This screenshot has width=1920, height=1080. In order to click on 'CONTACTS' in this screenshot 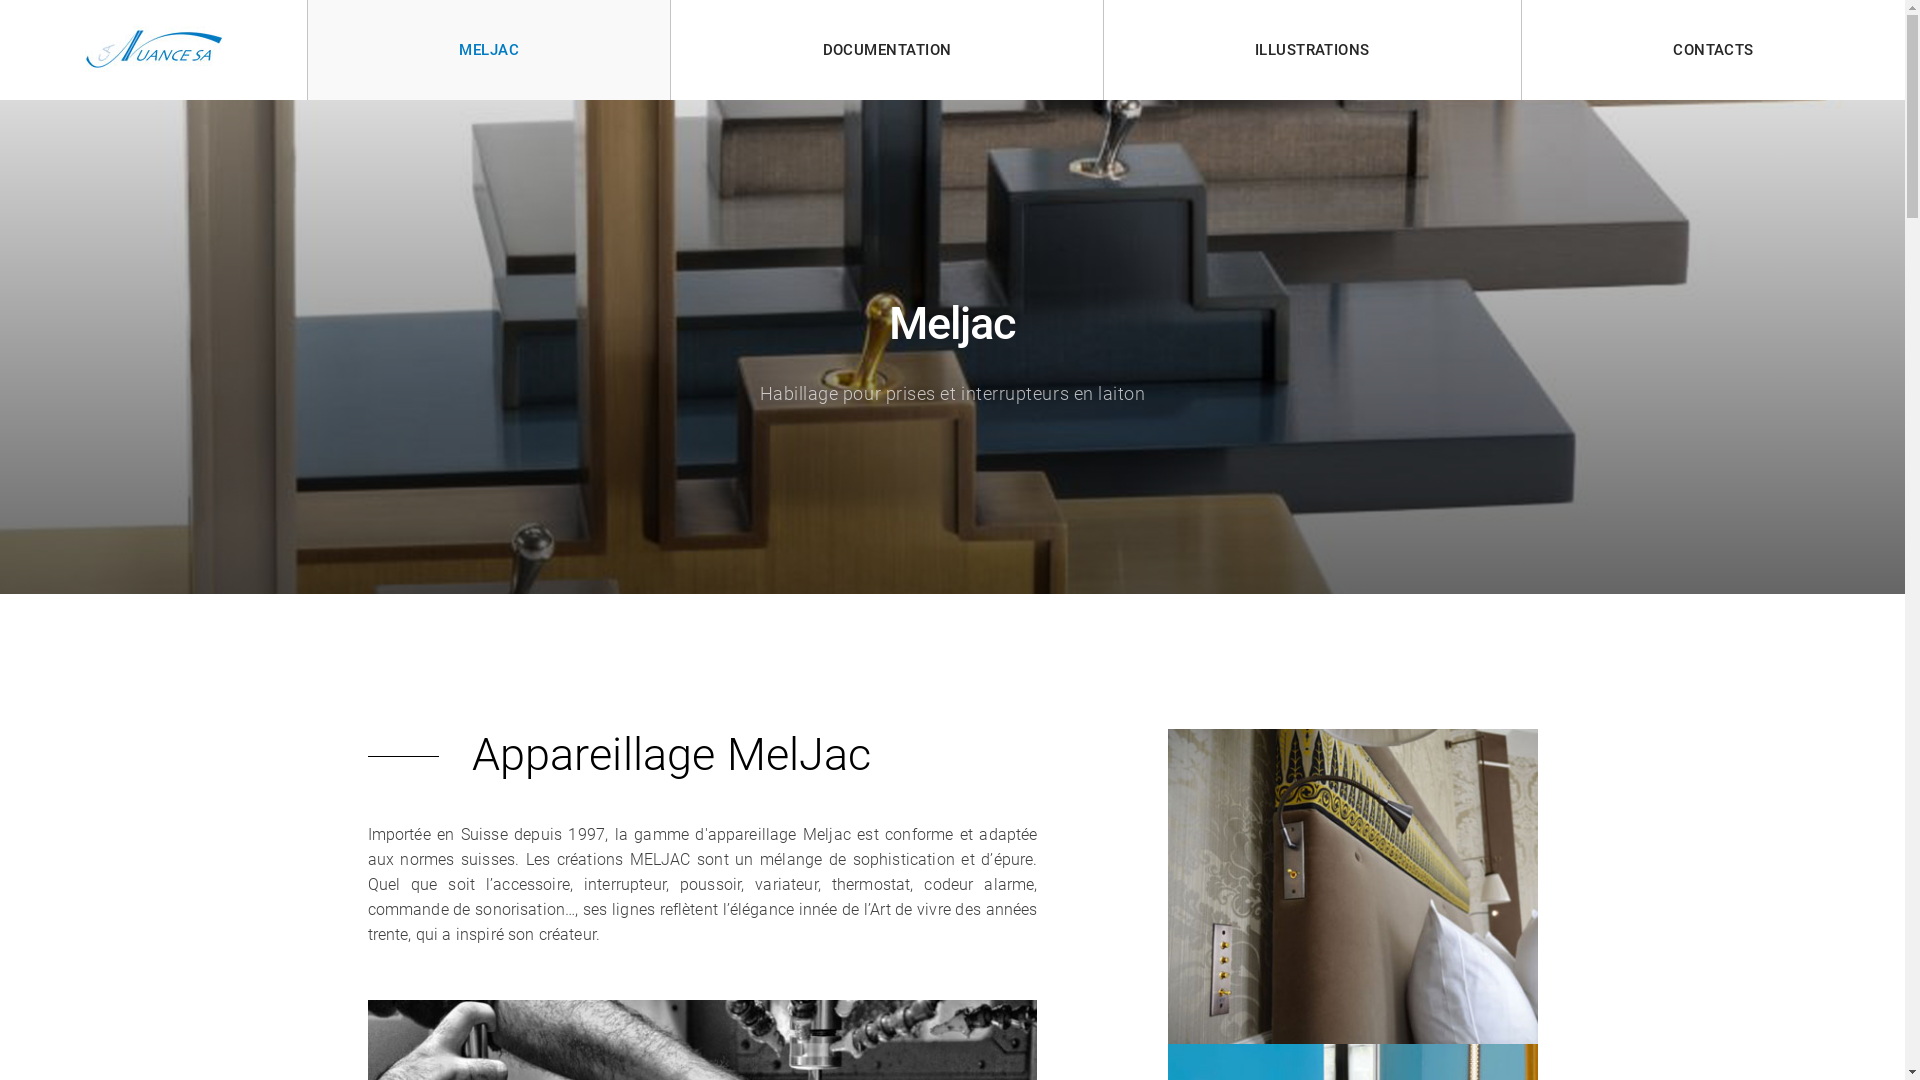, I will do `click(1712, 49)`.